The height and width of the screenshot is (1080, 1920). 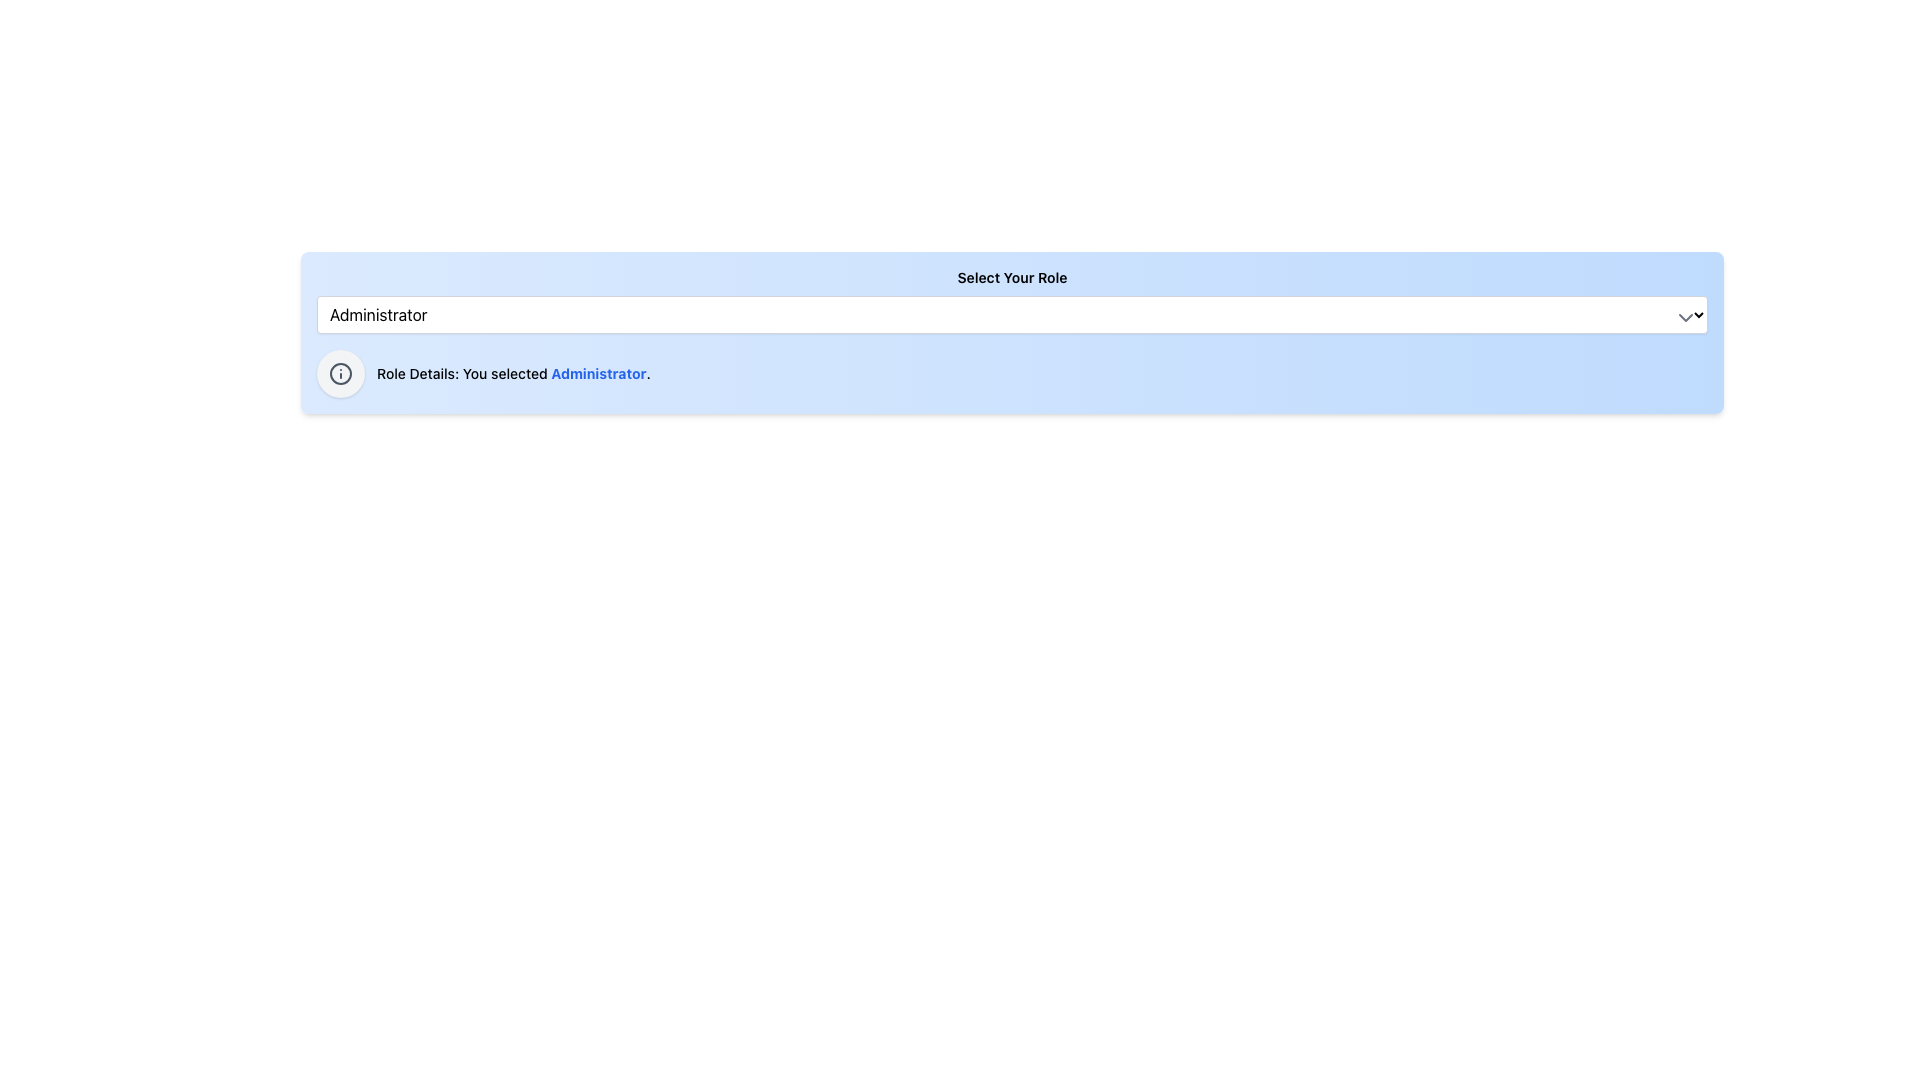 What do you see at coordinates (340, 374) in the screenshot?
I see `properties of the SVG Circle element, which is an outlined circle with a uniform stroke, located centrally towards the left of the text in the lower section of the interface` at bounding box center [340, 374].